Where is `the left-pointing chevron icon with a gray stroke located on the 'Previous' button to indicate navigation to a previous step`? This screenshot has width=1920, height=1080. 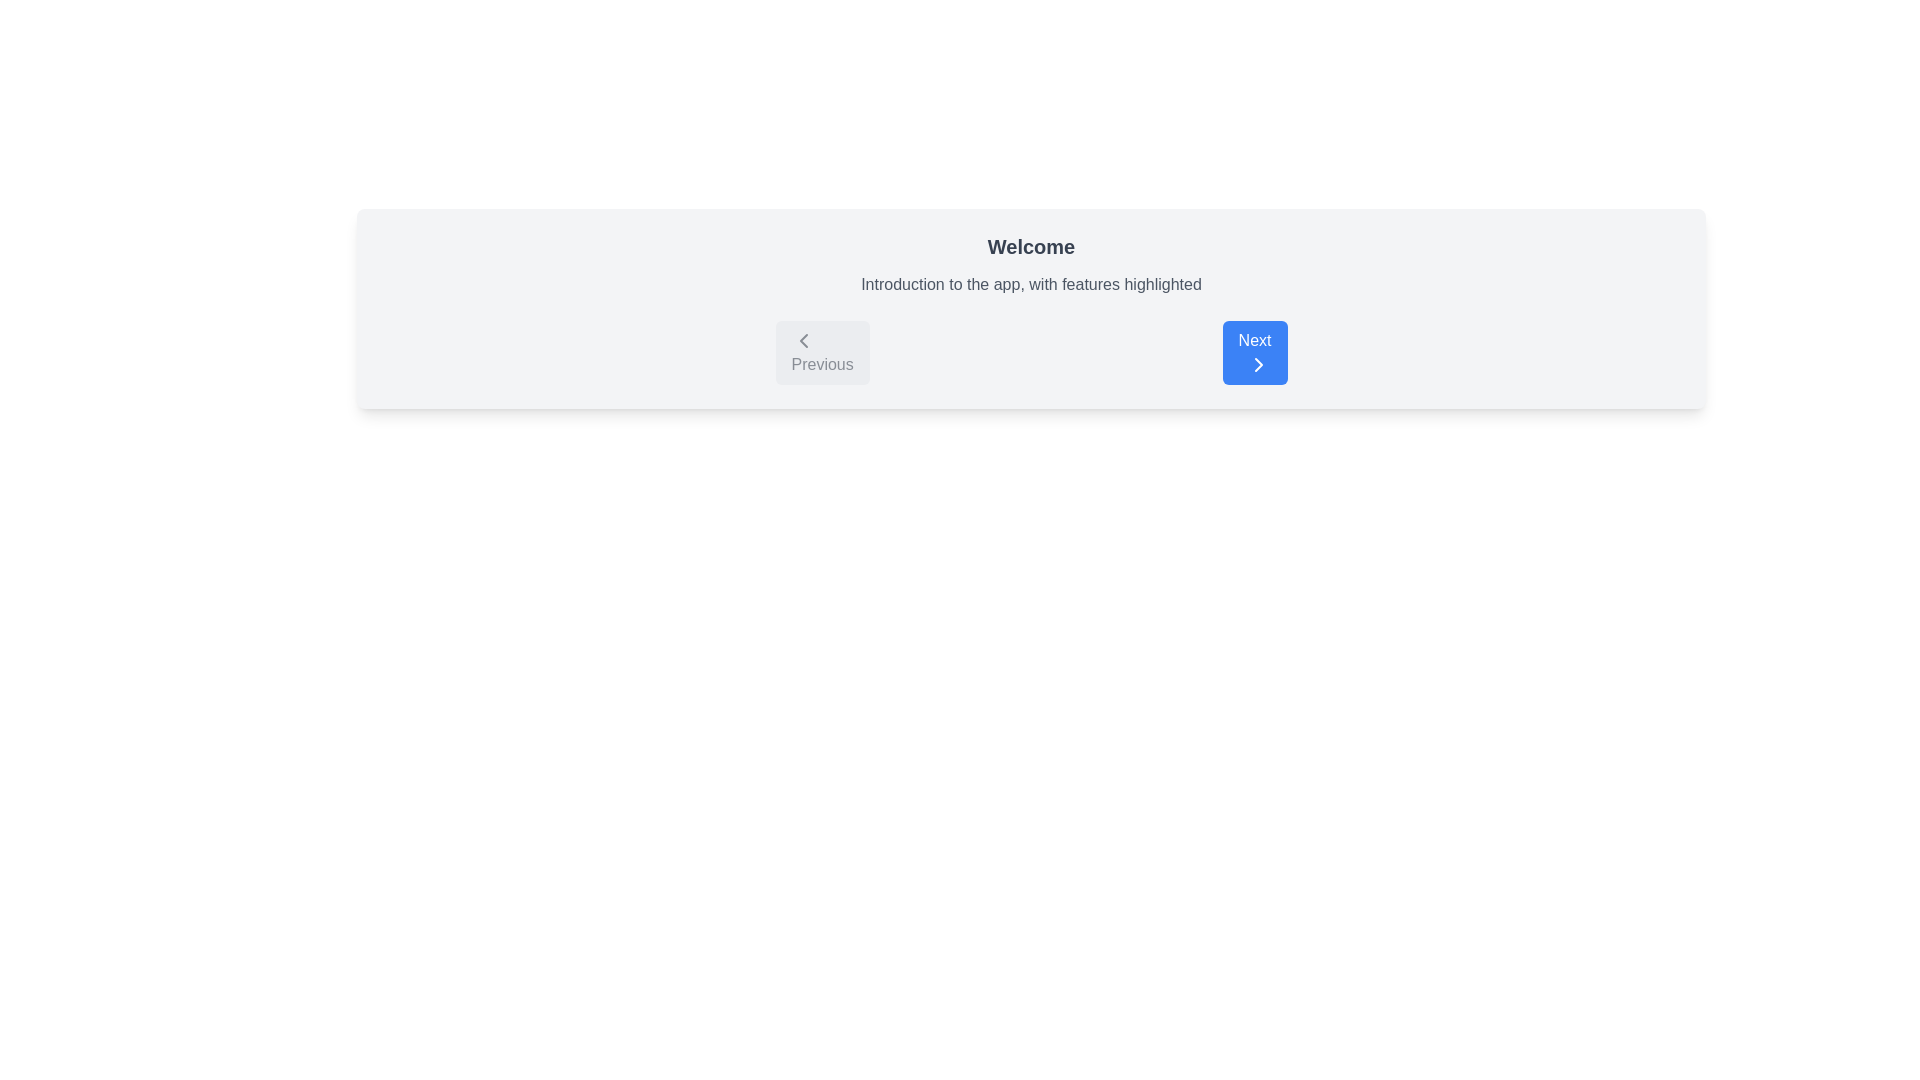
the left-pointing chevron icon with a gray stroke located on the 'Previous' button to indicate navigation to a previous step is located at coordinates (803, 339).